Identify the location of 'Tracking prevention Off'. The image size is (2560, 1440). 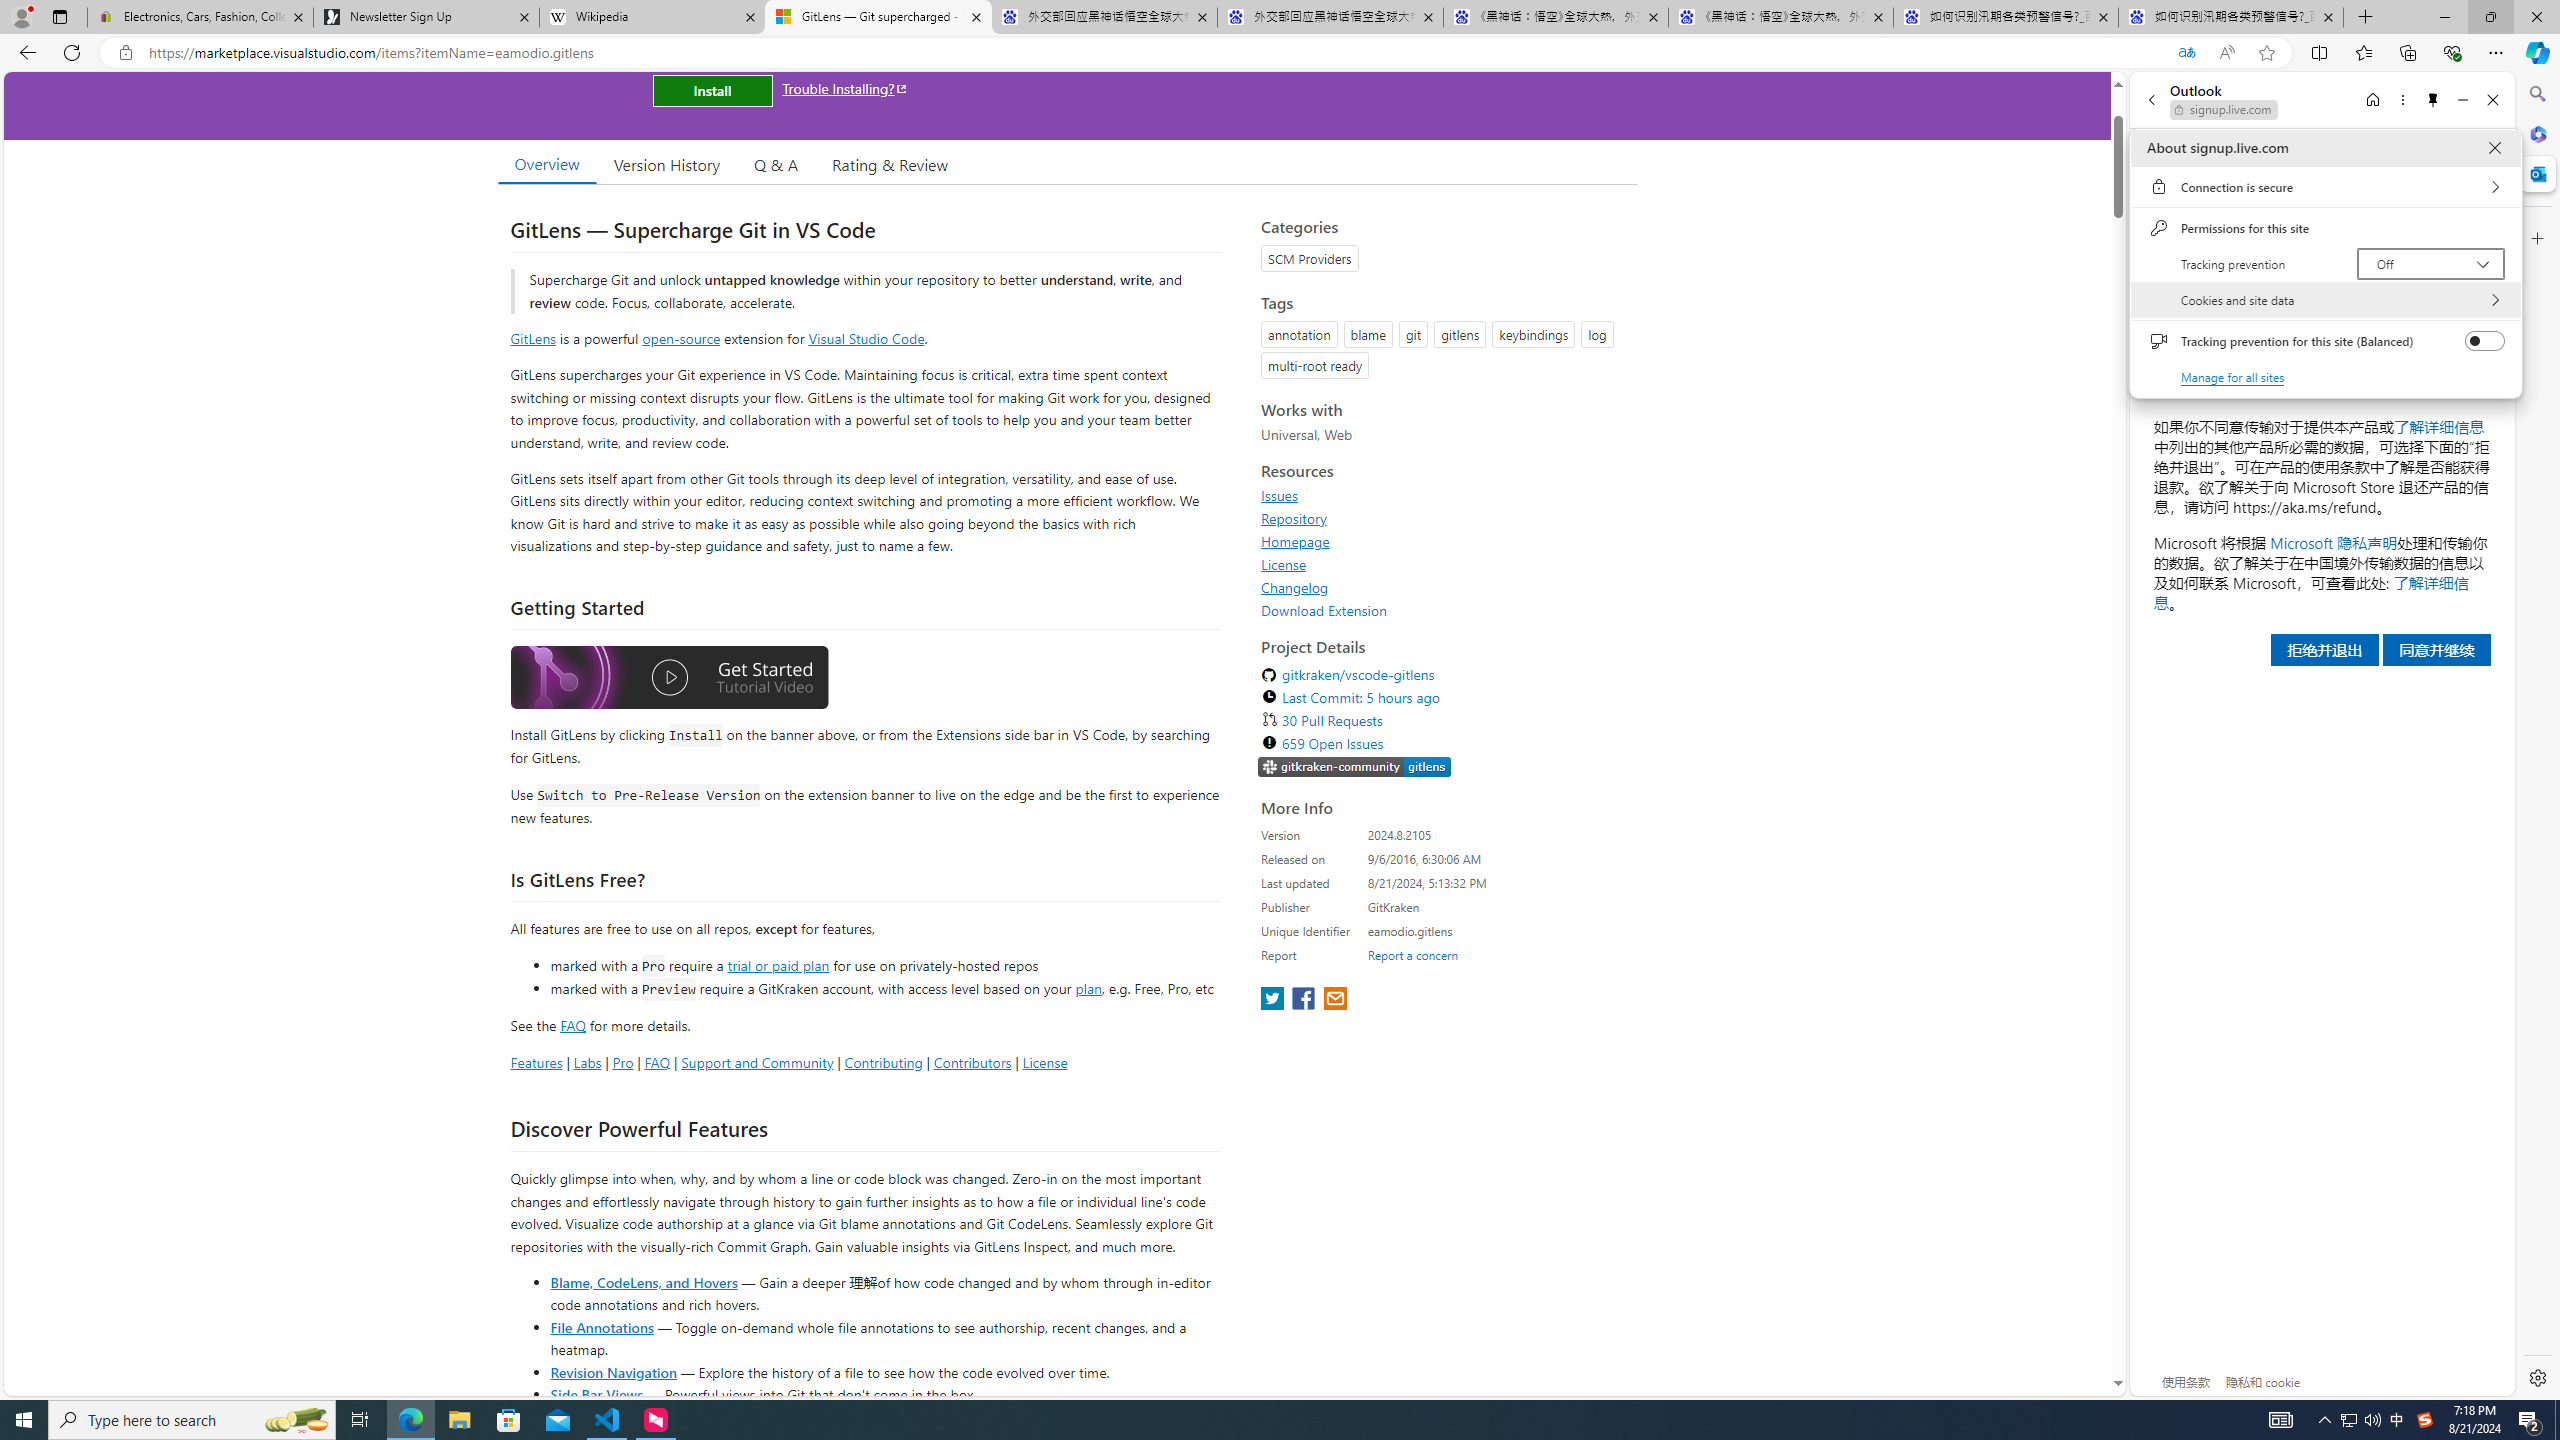
(2431, 263).